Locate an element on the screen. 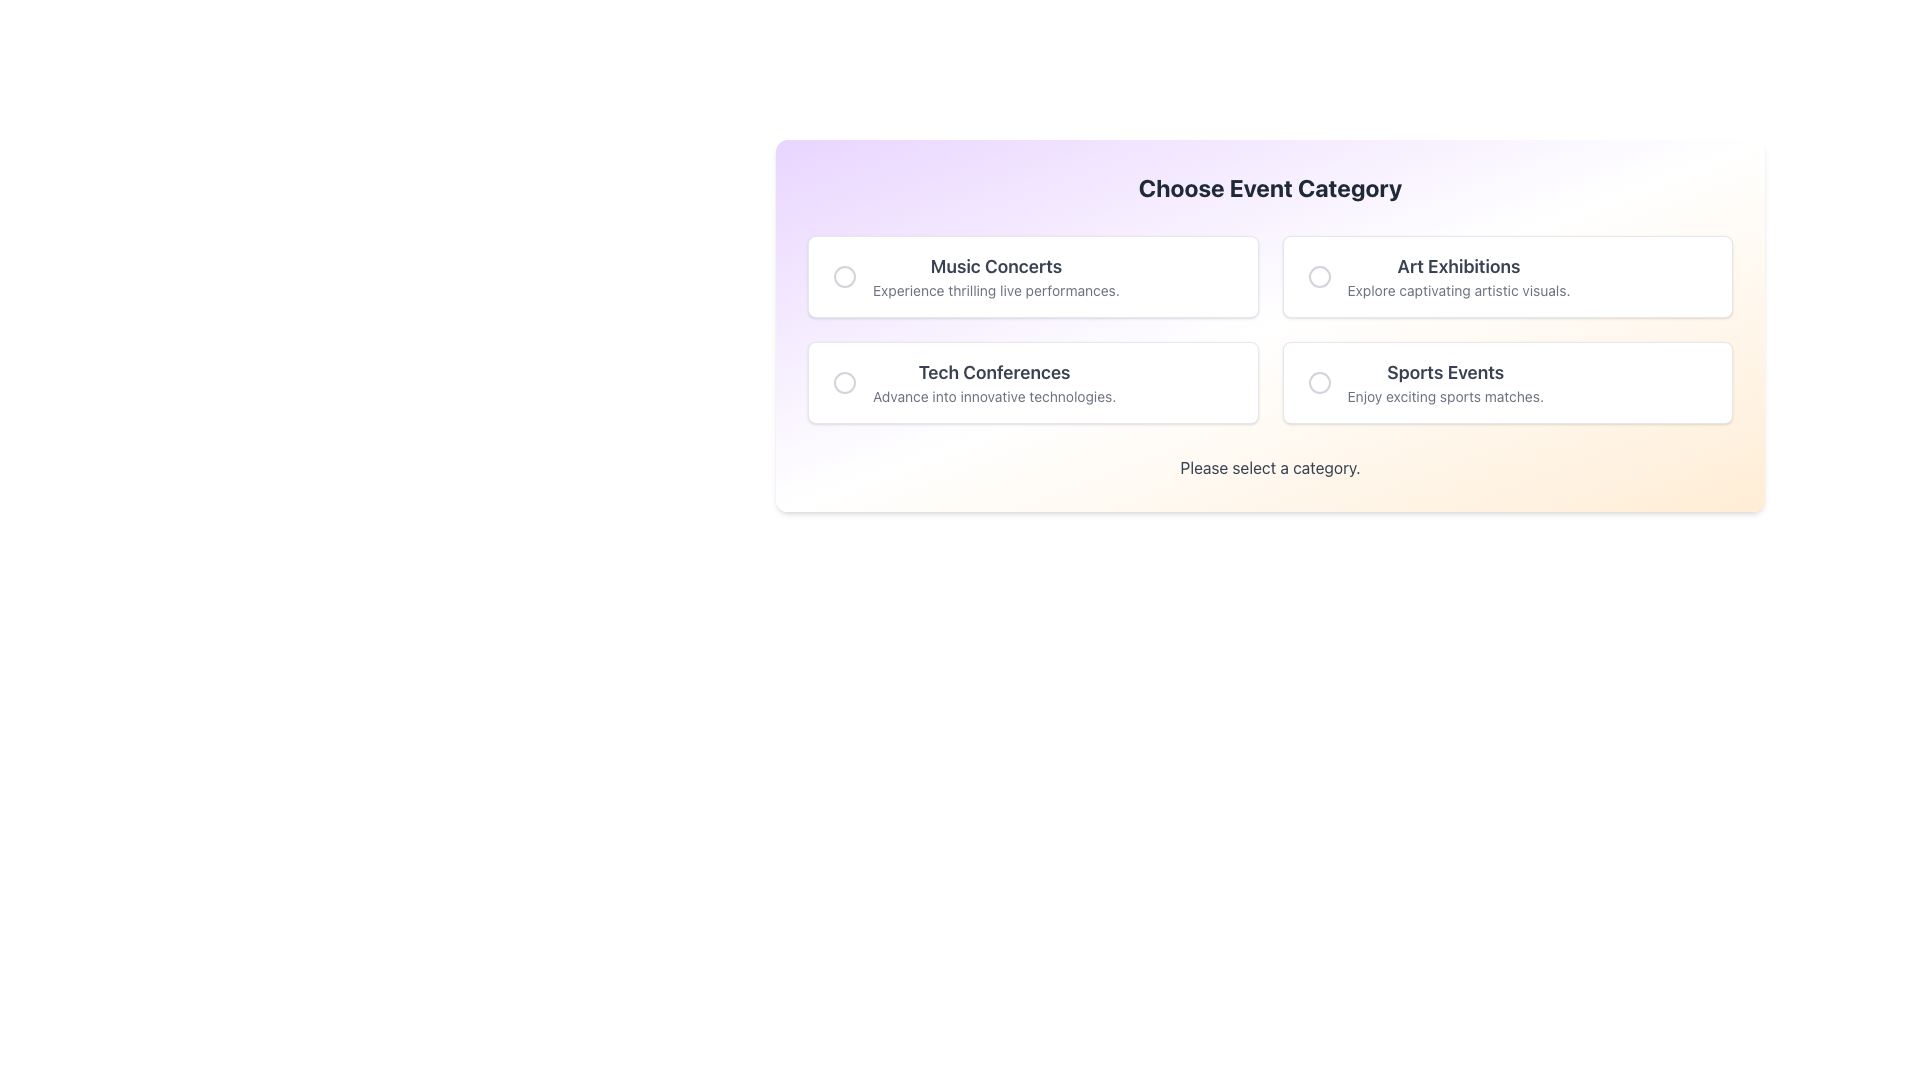 The image size is (1920, 1080). the 'Sports Events' text label, which provides information about the Sports Events category and is located in the bottom-right quadrant of the grid of selection cards is located at coordinates (1445, 382).